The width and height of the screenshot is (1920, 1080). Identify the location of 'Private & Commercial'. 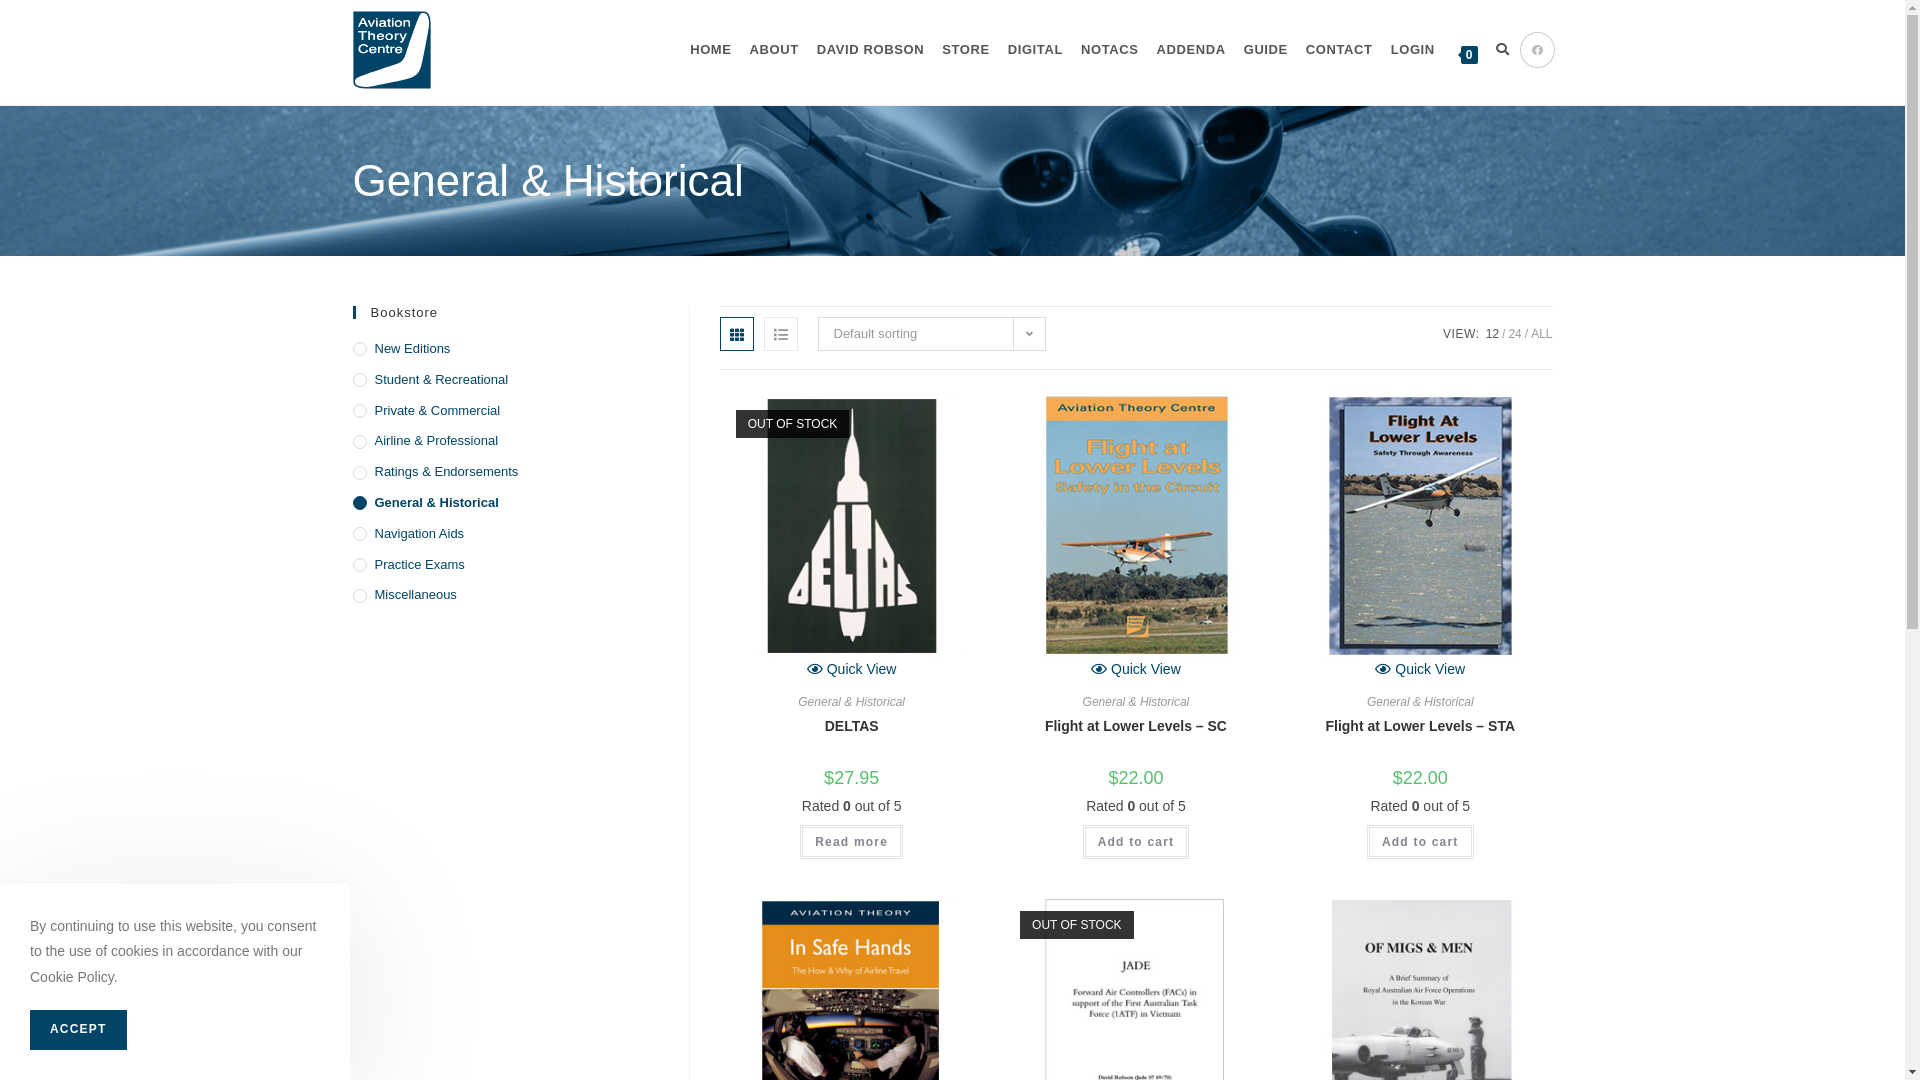
(504, 410).